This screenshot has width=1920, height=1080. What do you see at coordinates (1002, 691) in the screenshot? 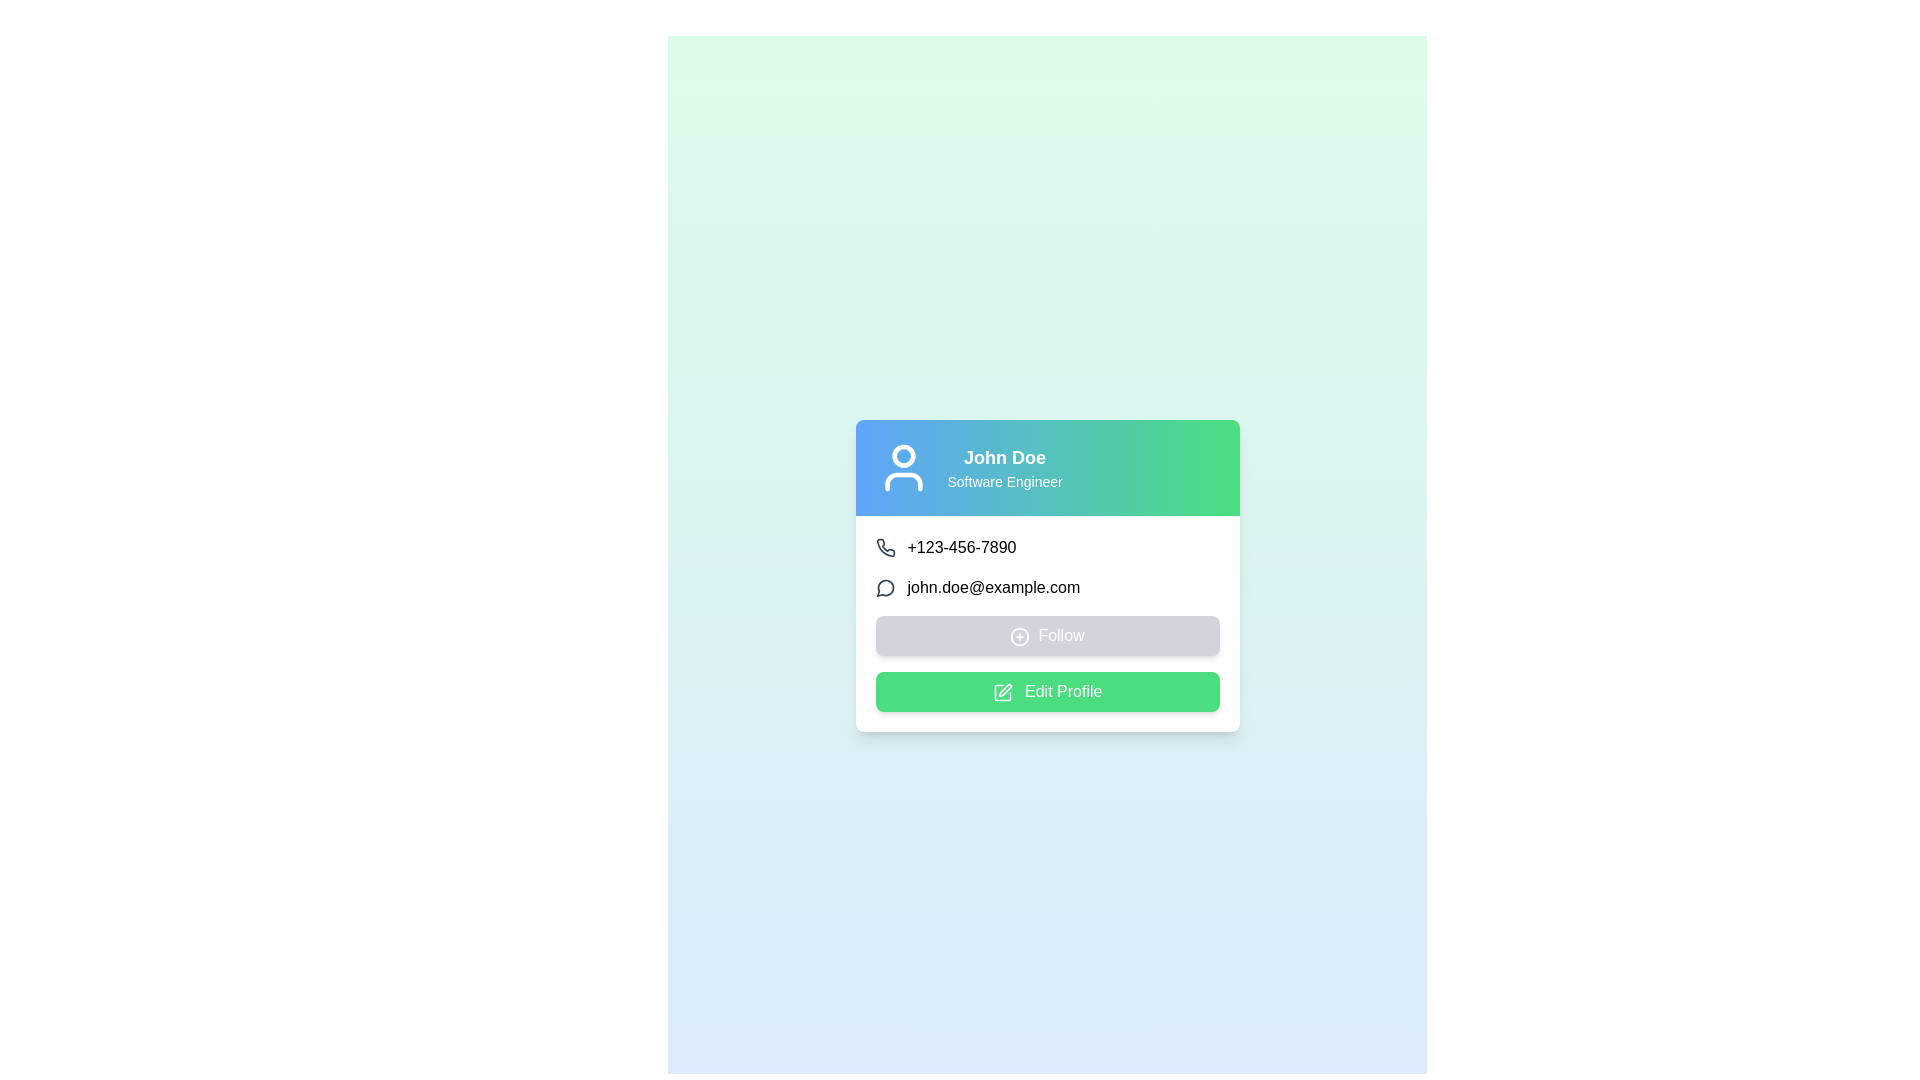
I see `the SVG graphic icon representing the editing action, which is the leftmost component in the 'Edit Profile' button located near the center bottom of the card interface` at bounding box center [1002, 691].